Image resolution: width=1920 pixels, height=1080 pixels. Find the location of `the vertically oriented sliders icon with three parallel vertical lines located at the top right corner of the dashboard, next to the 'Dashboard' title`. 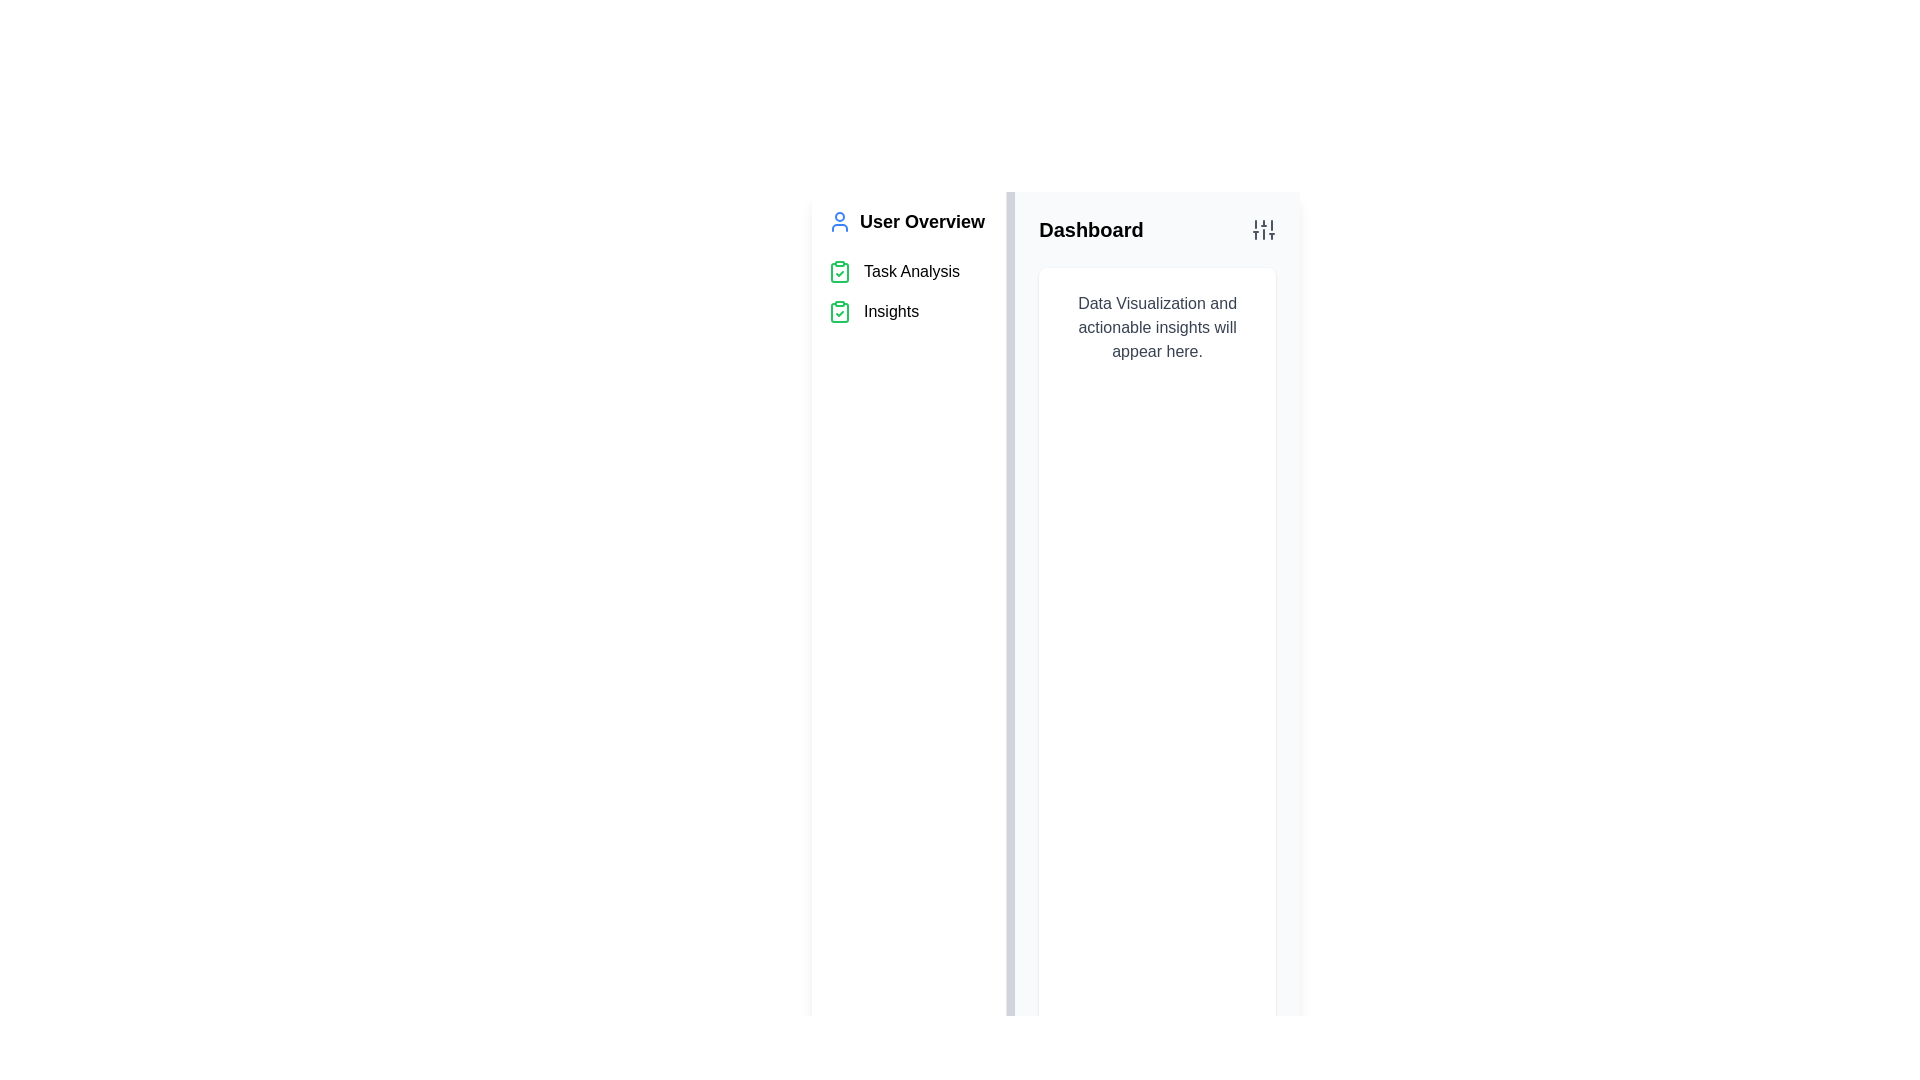

the vertically oriented sliders icon with three parallel vertical lines located at the top right corner of the dashboard, next to the 'Dashboard' title is located at coordinates (1262, 229).